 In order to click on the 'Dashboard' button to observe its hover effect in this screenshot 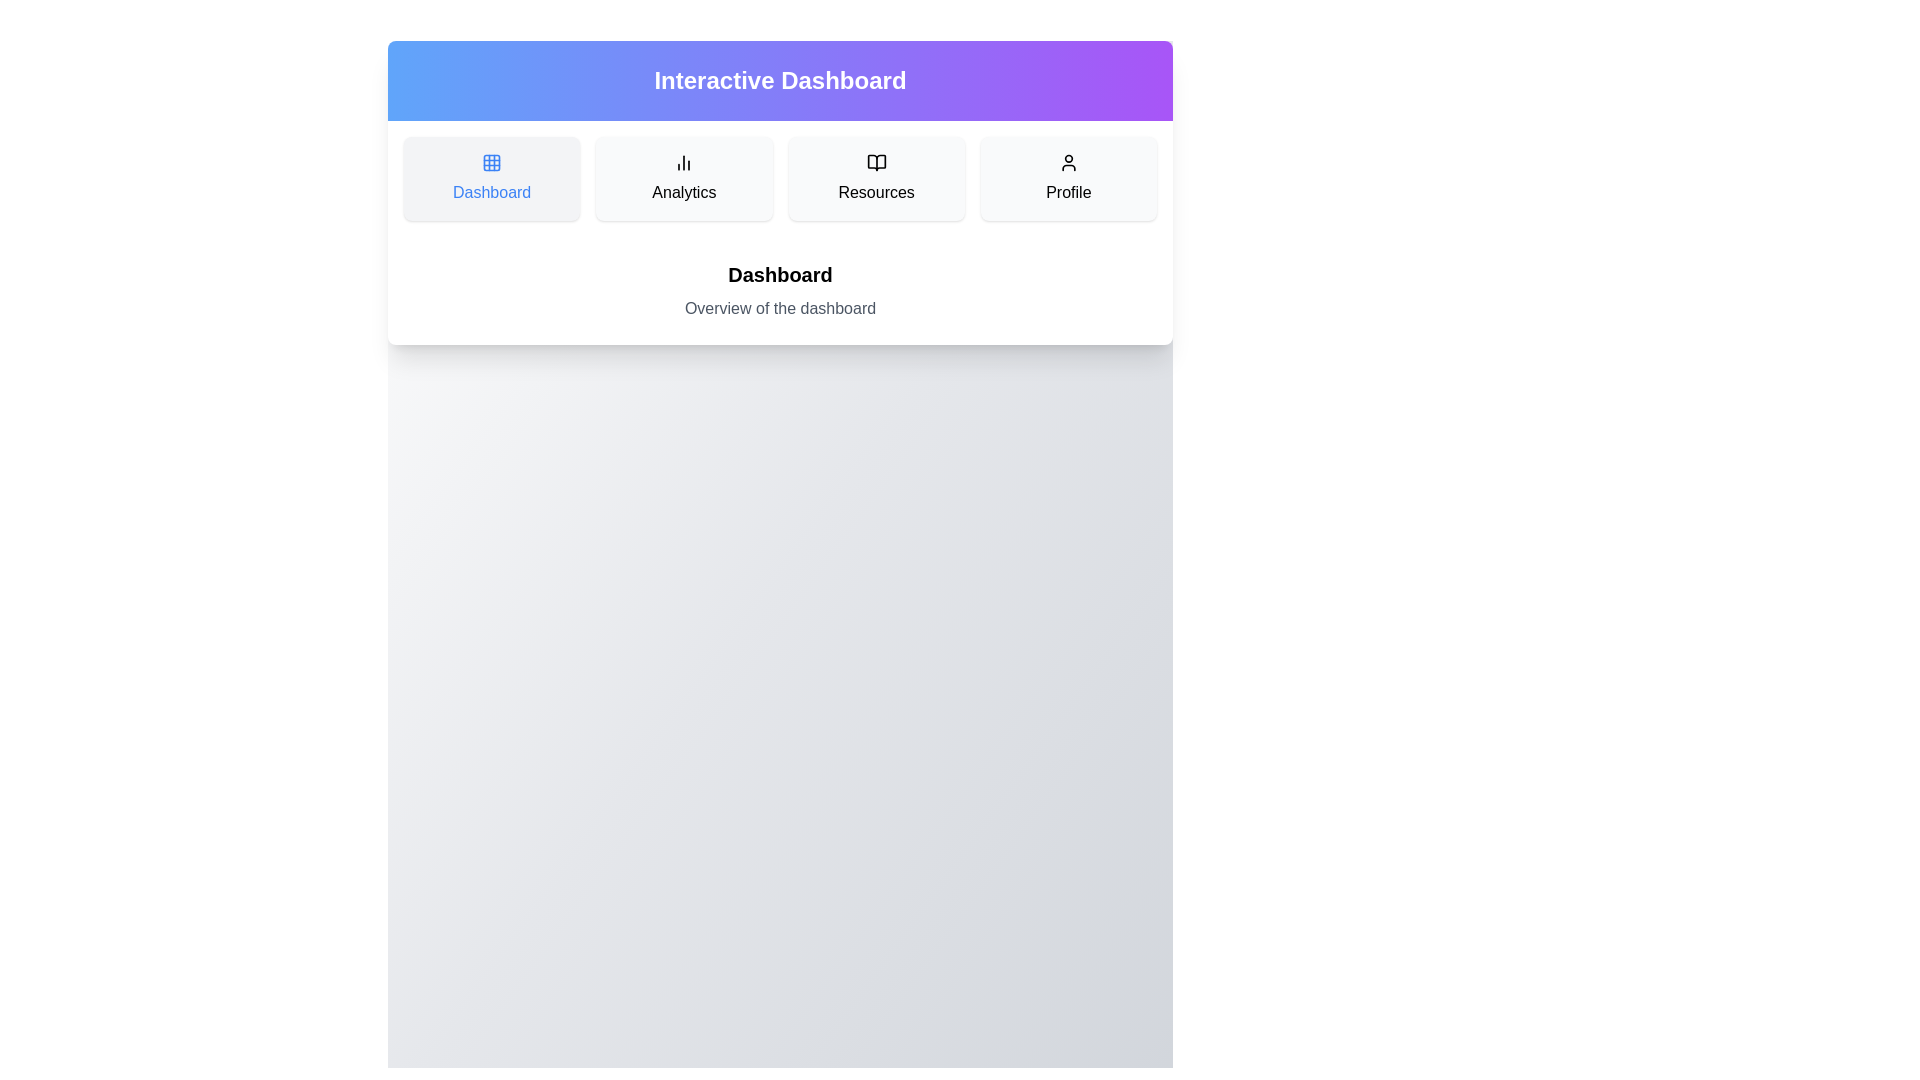, I will do `click(492, 177)`.